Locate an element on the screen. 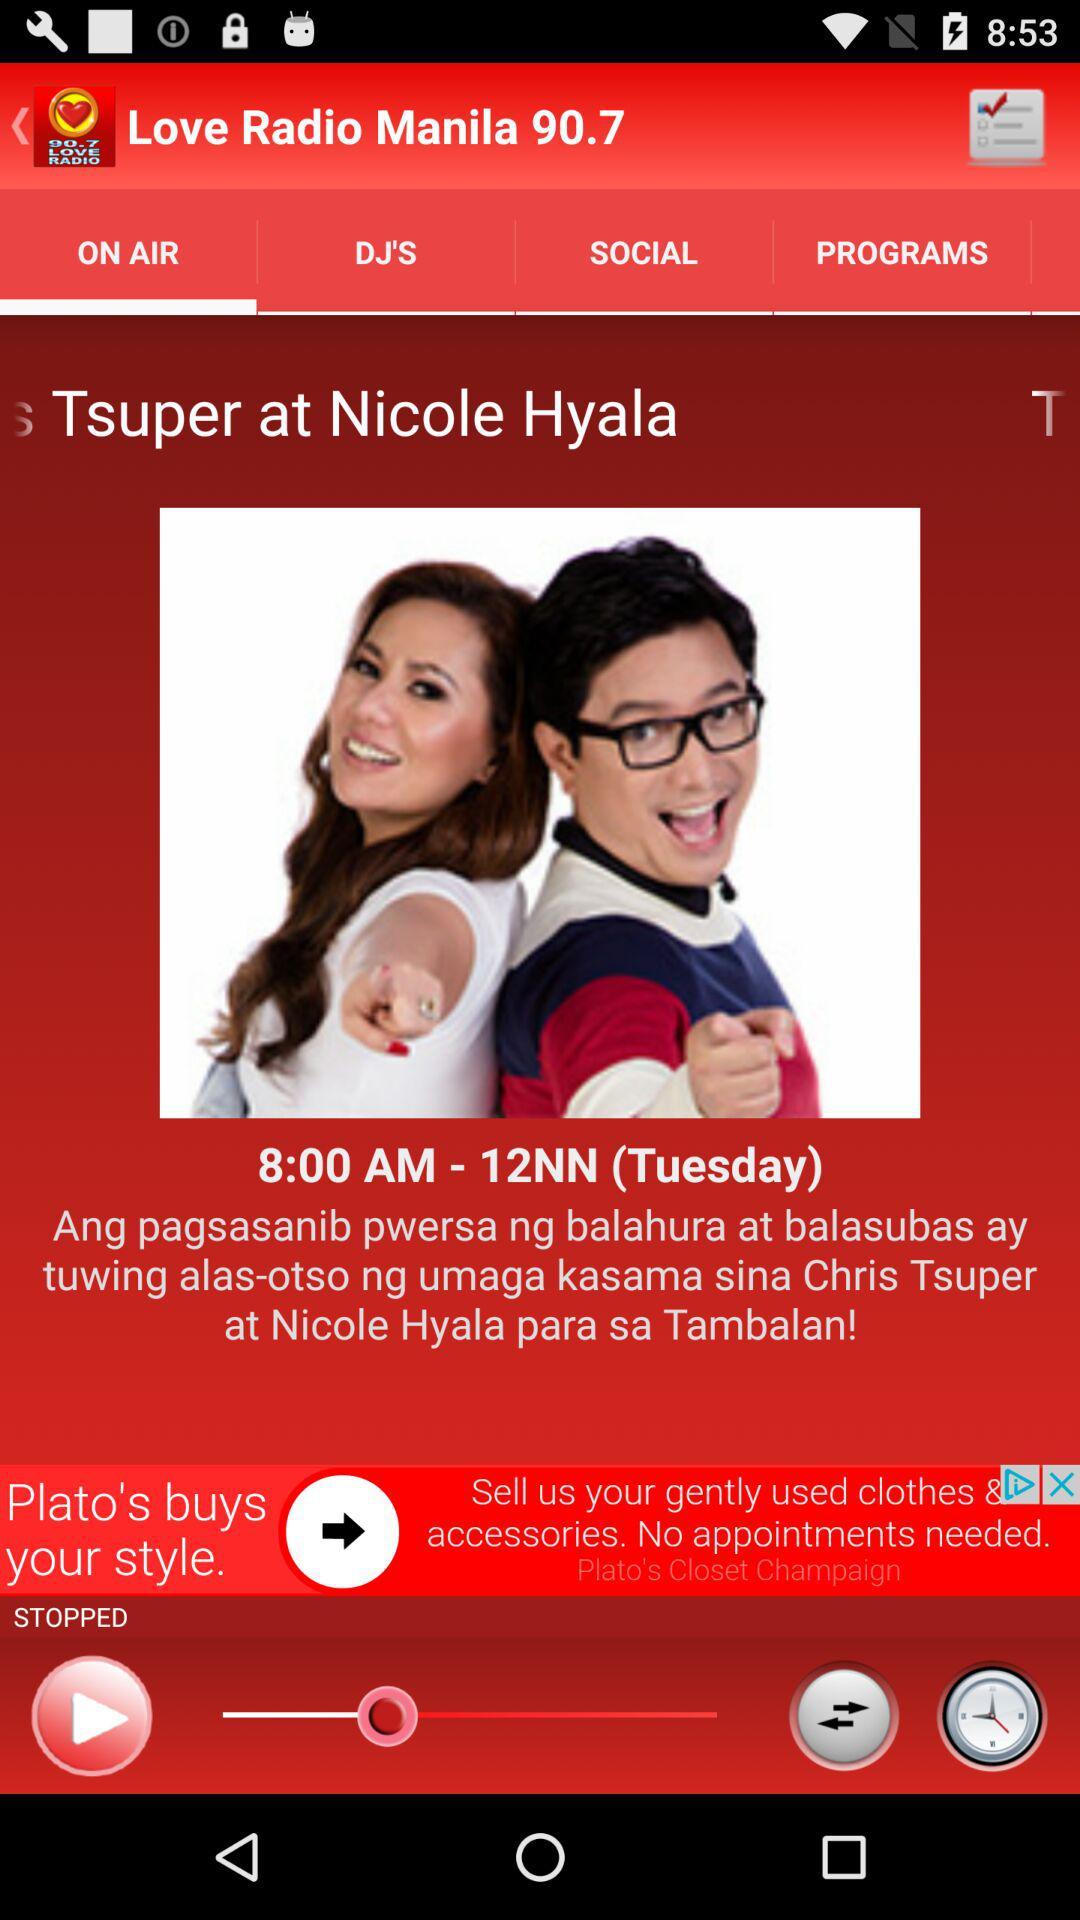 This screenshot has height=1920, width=1080. audio duration is located at coordinates (991, 1714).